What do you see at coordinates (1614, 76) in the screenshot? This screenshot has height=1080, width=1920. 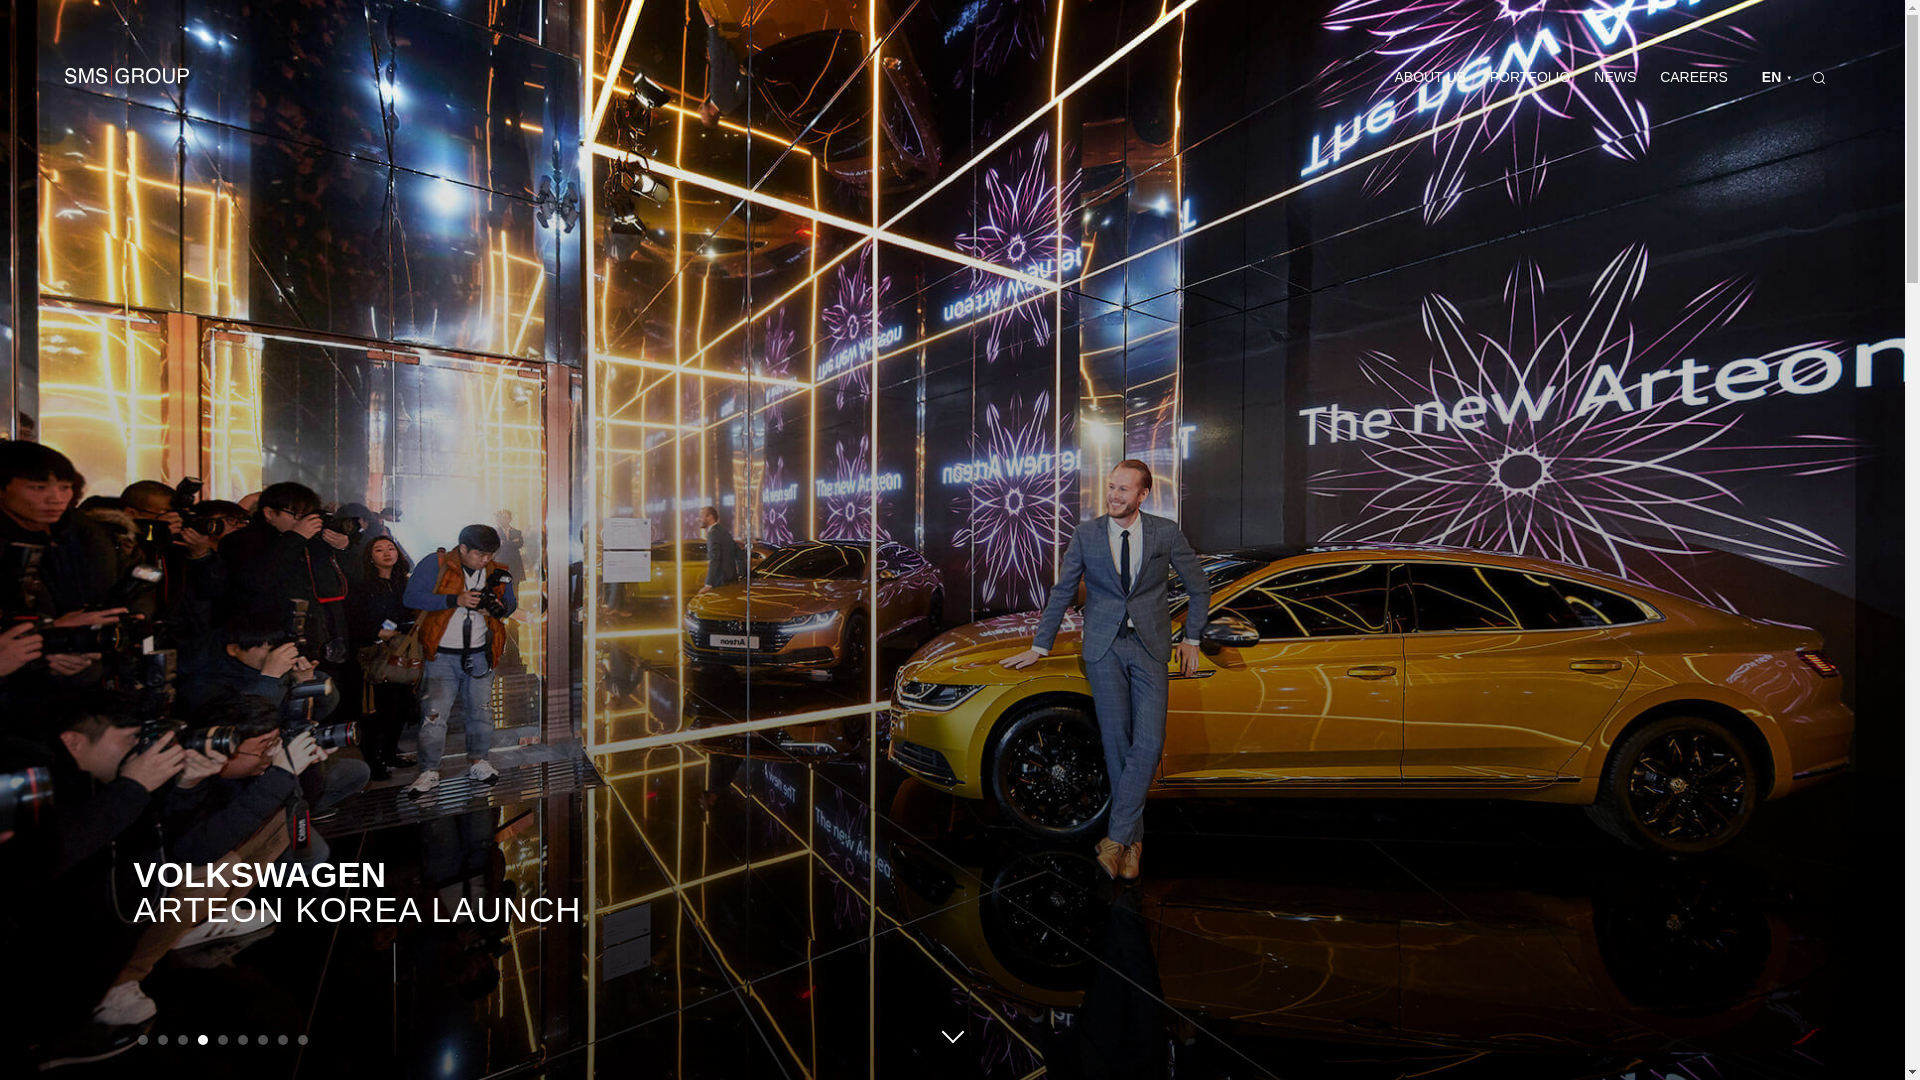 I see `'NEWS'` at bounding box center [1614, 76].